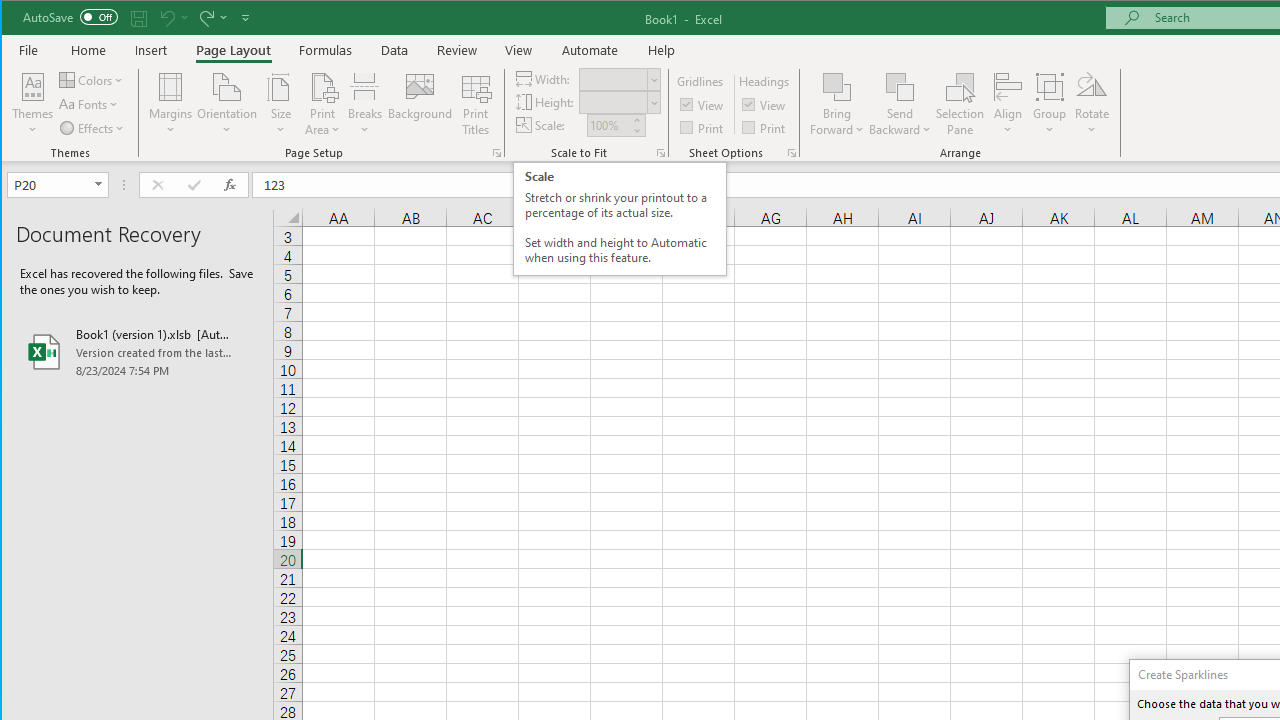  I want to click on 'Selection Pane...', so click(960, 104).